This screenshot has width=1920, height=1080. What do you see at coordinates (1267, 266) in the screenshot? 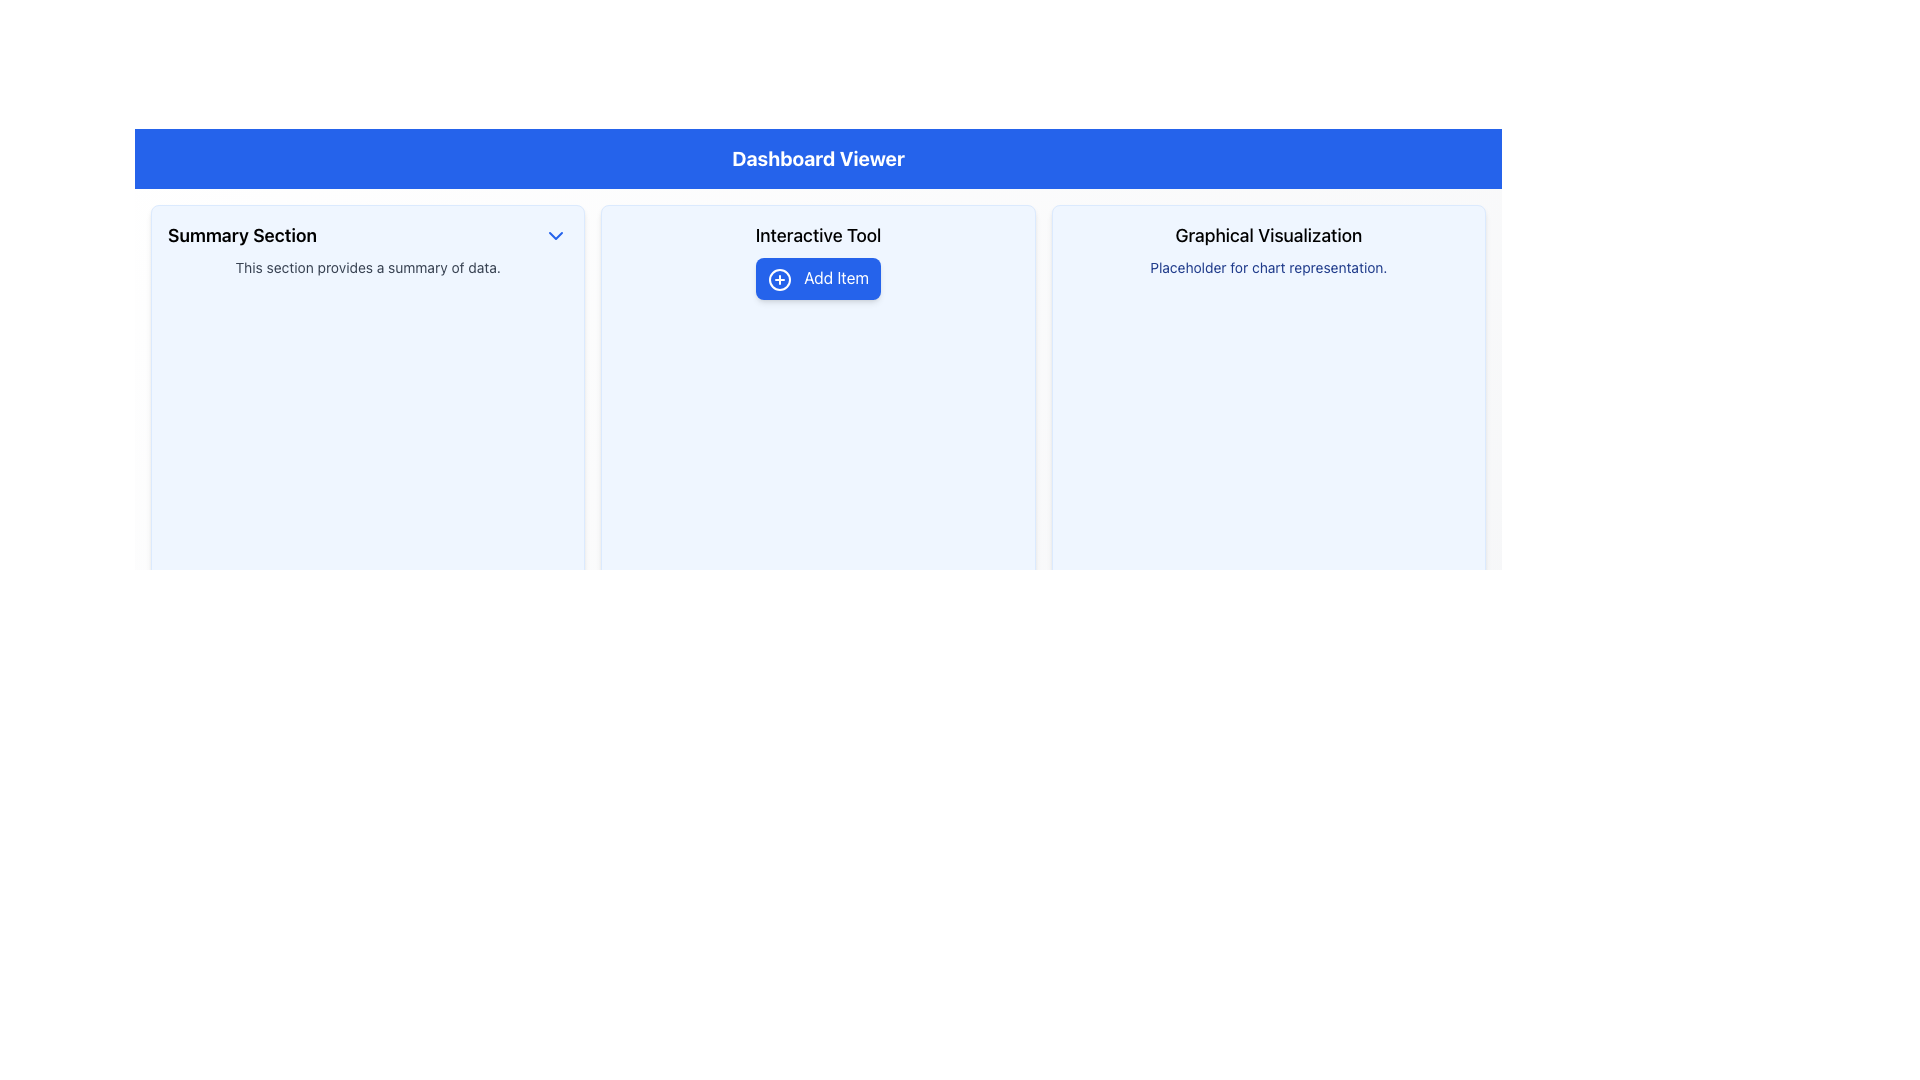
I see `text from the Text Label located below the header 'Graphical Visualization' in the card-style segment on the right side of the main layout` at bounding box center [1267, 266].